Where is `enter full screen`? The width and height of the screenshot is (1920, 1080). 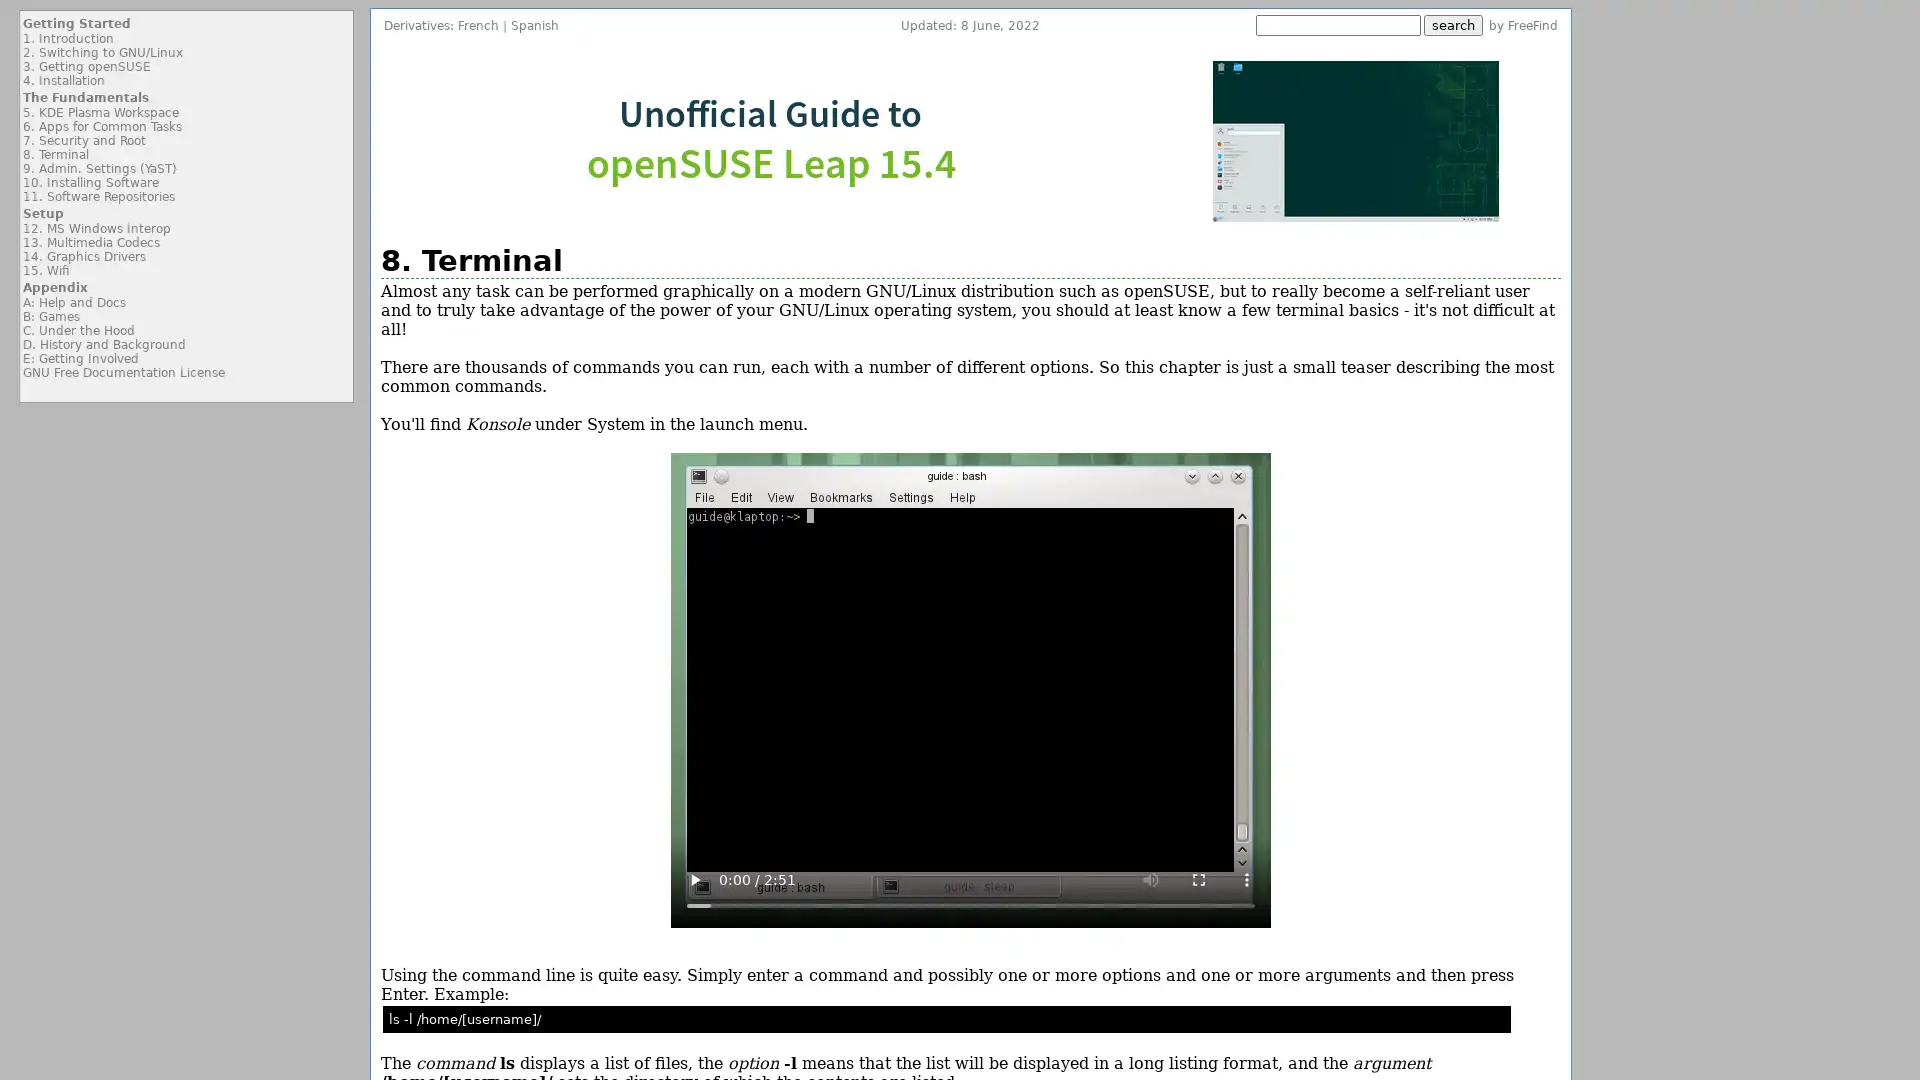
enter full screen is located at coordinates (1198, 878).